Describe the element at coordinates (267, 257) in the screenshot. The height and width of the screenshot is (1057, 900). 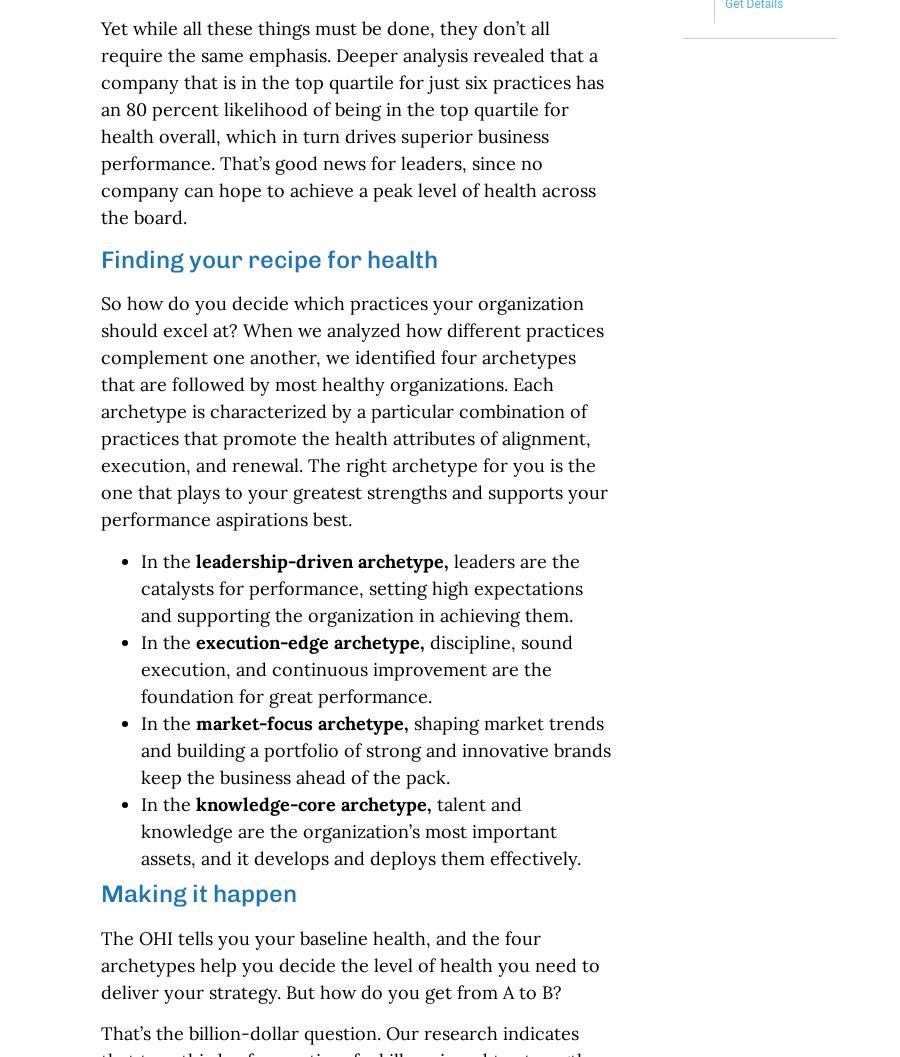
I see `'Finding your recipe for health'` at that location.